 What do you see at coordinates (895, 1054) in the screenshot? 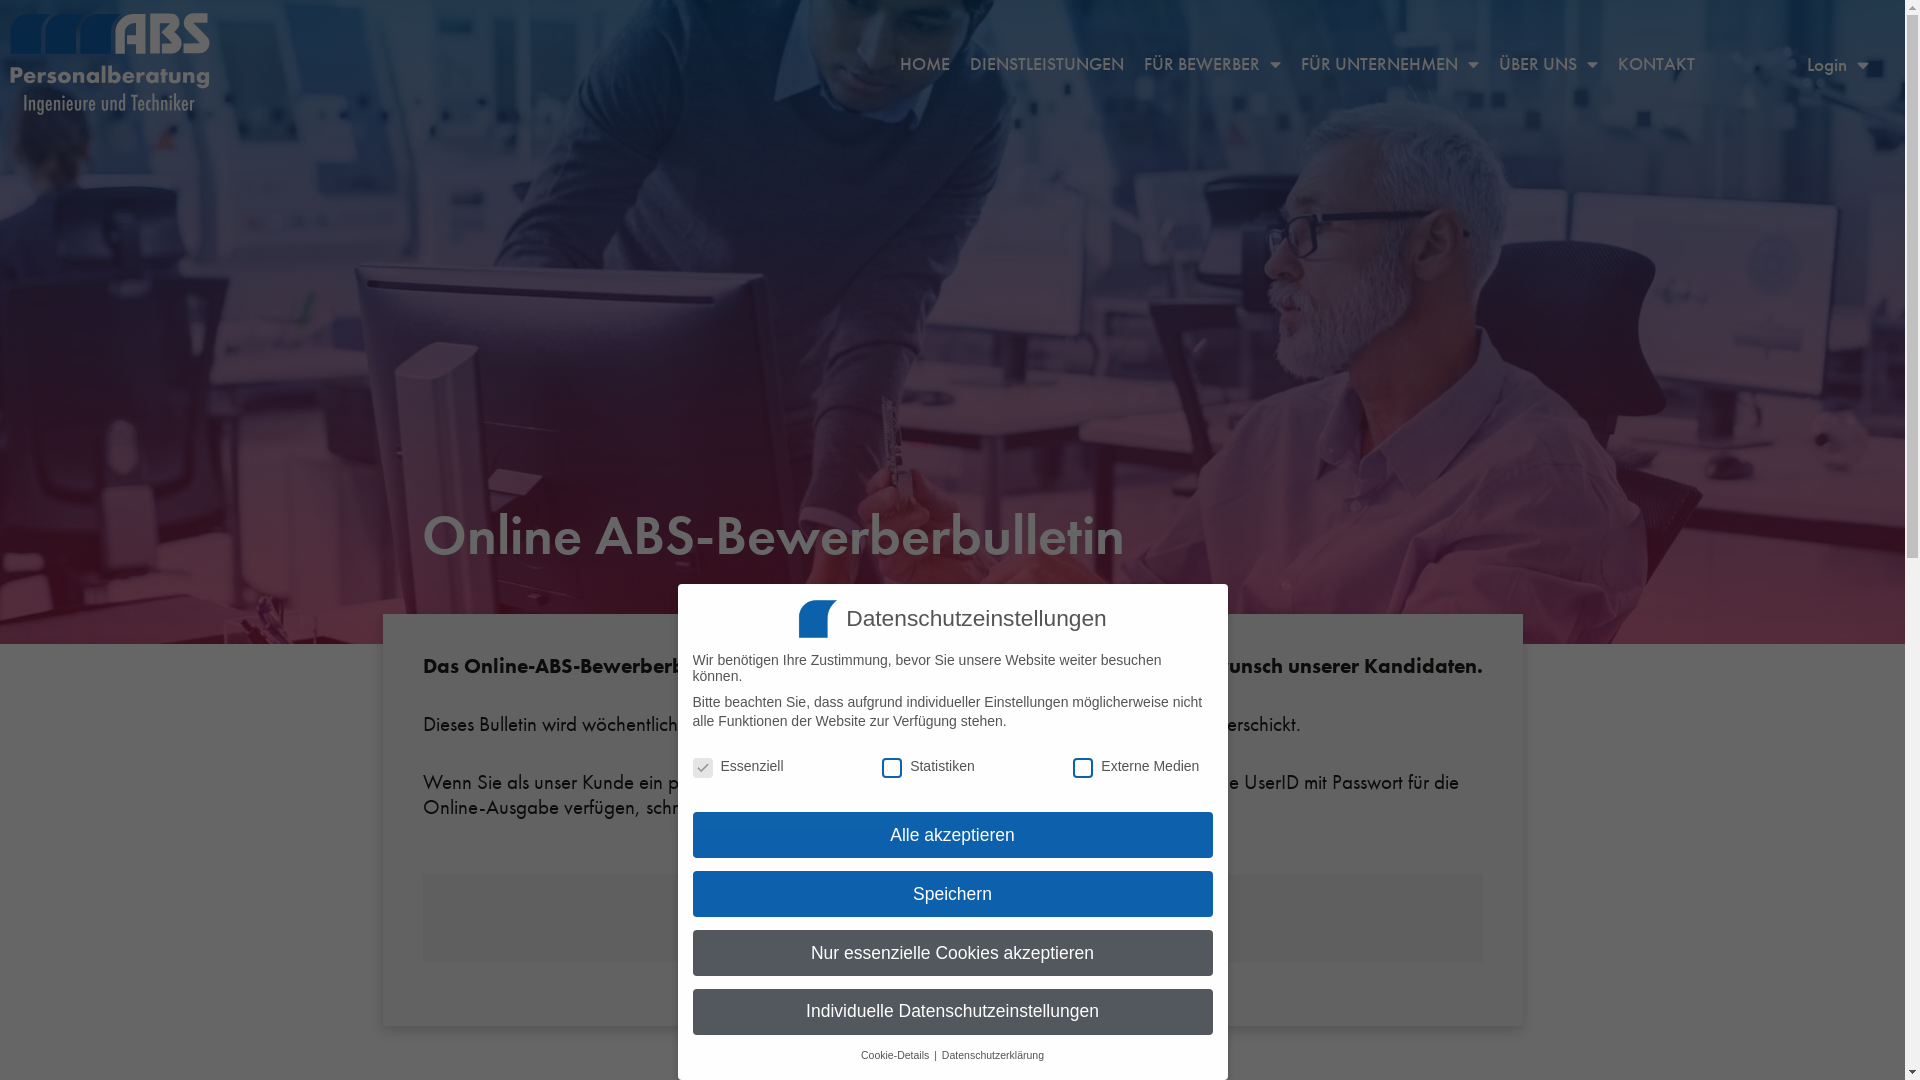
I see `'Cookie-Details'` at bounding box center [895, 1054].